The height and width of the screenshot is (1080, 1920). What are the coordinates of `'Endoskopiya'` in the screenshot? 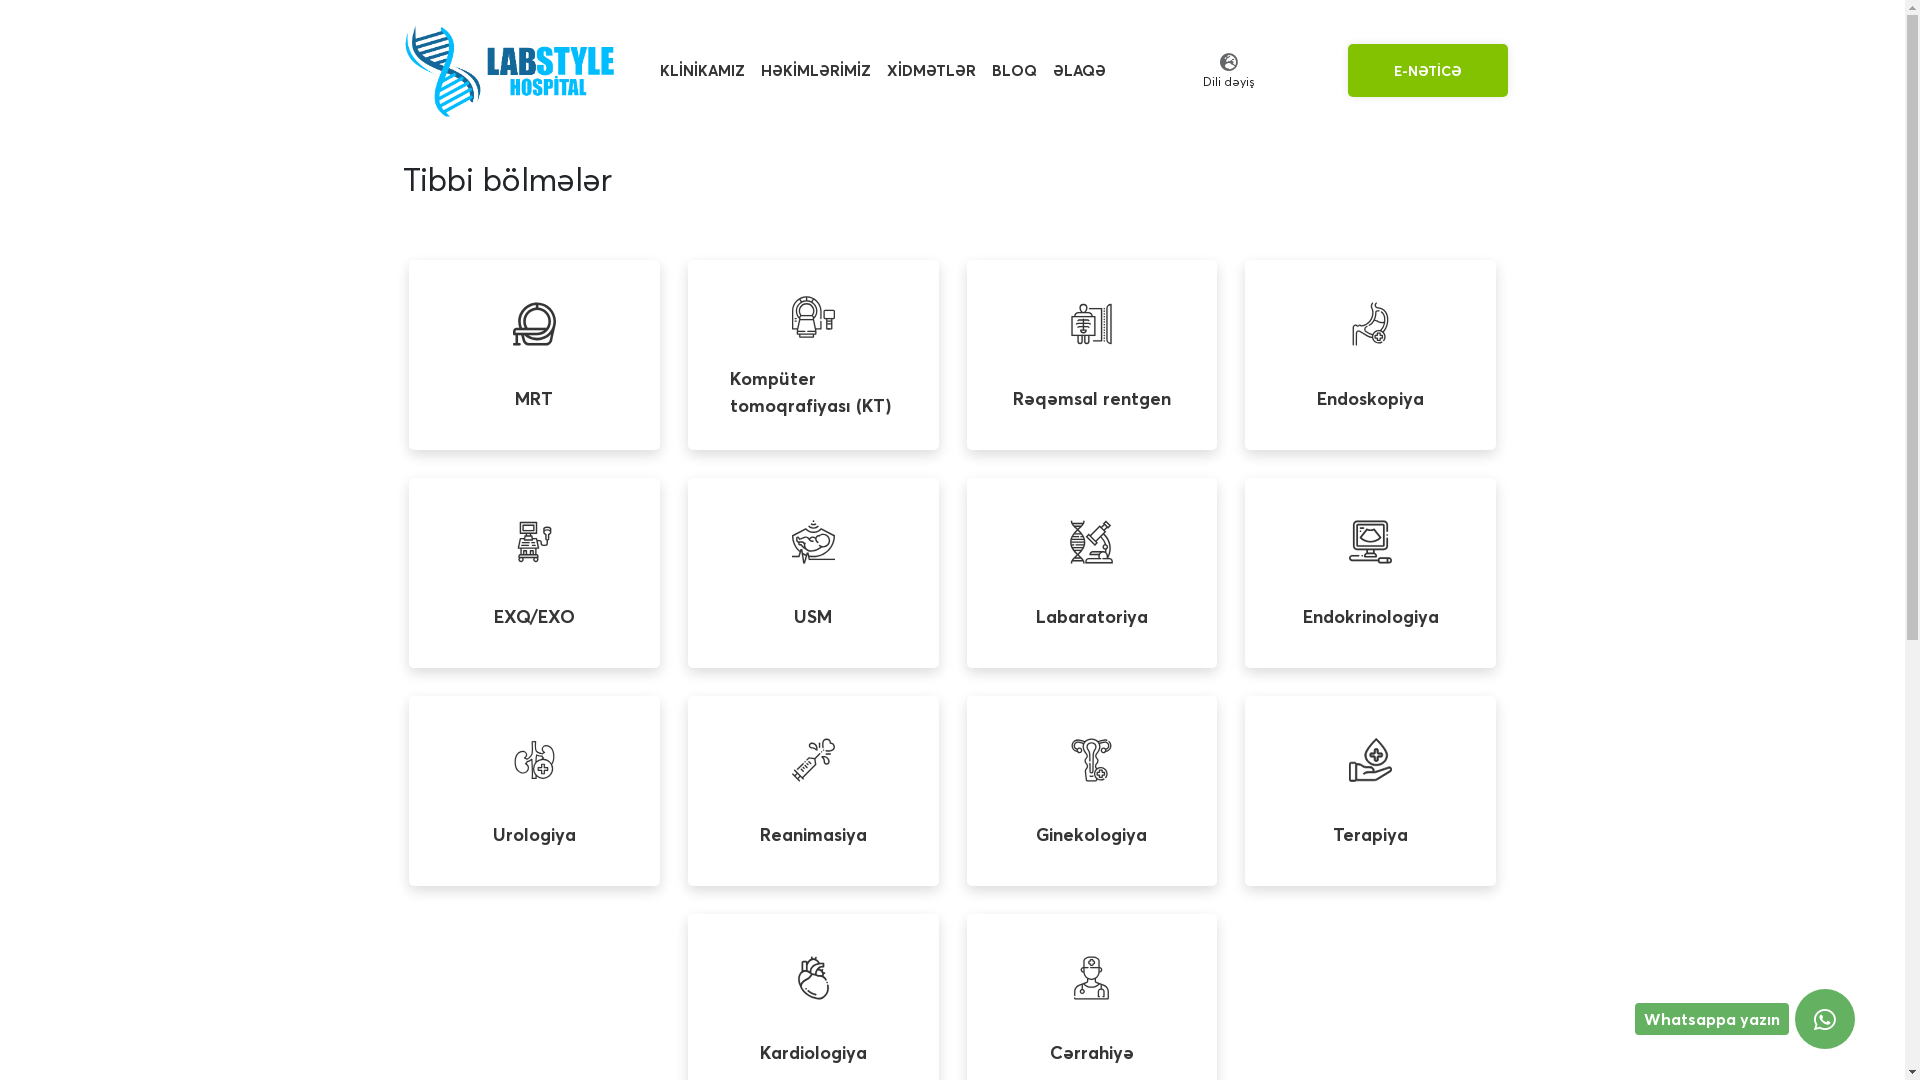 It's located at (1369, 353).